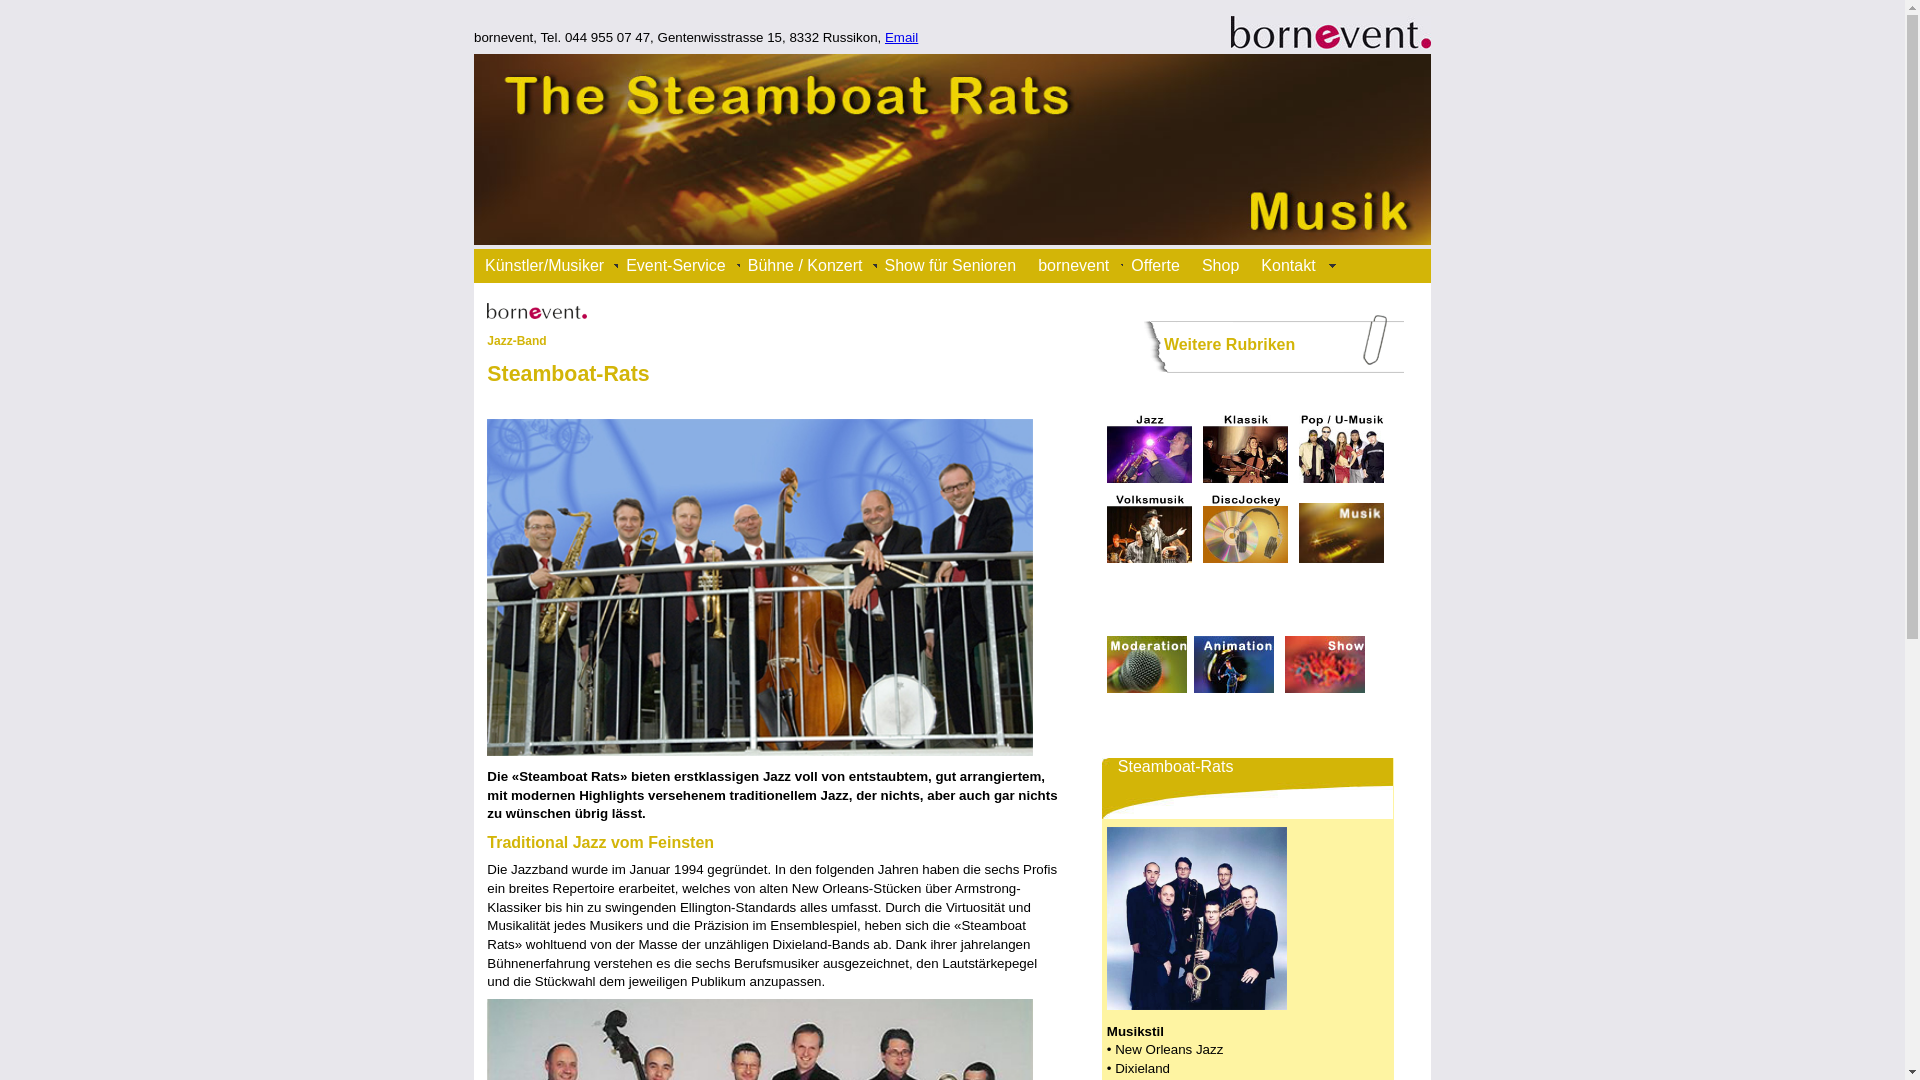  What do you see at coordinates (1080, 265) in the screenshot?
I see `'bornevent'` at bounding box center [1080, 265].